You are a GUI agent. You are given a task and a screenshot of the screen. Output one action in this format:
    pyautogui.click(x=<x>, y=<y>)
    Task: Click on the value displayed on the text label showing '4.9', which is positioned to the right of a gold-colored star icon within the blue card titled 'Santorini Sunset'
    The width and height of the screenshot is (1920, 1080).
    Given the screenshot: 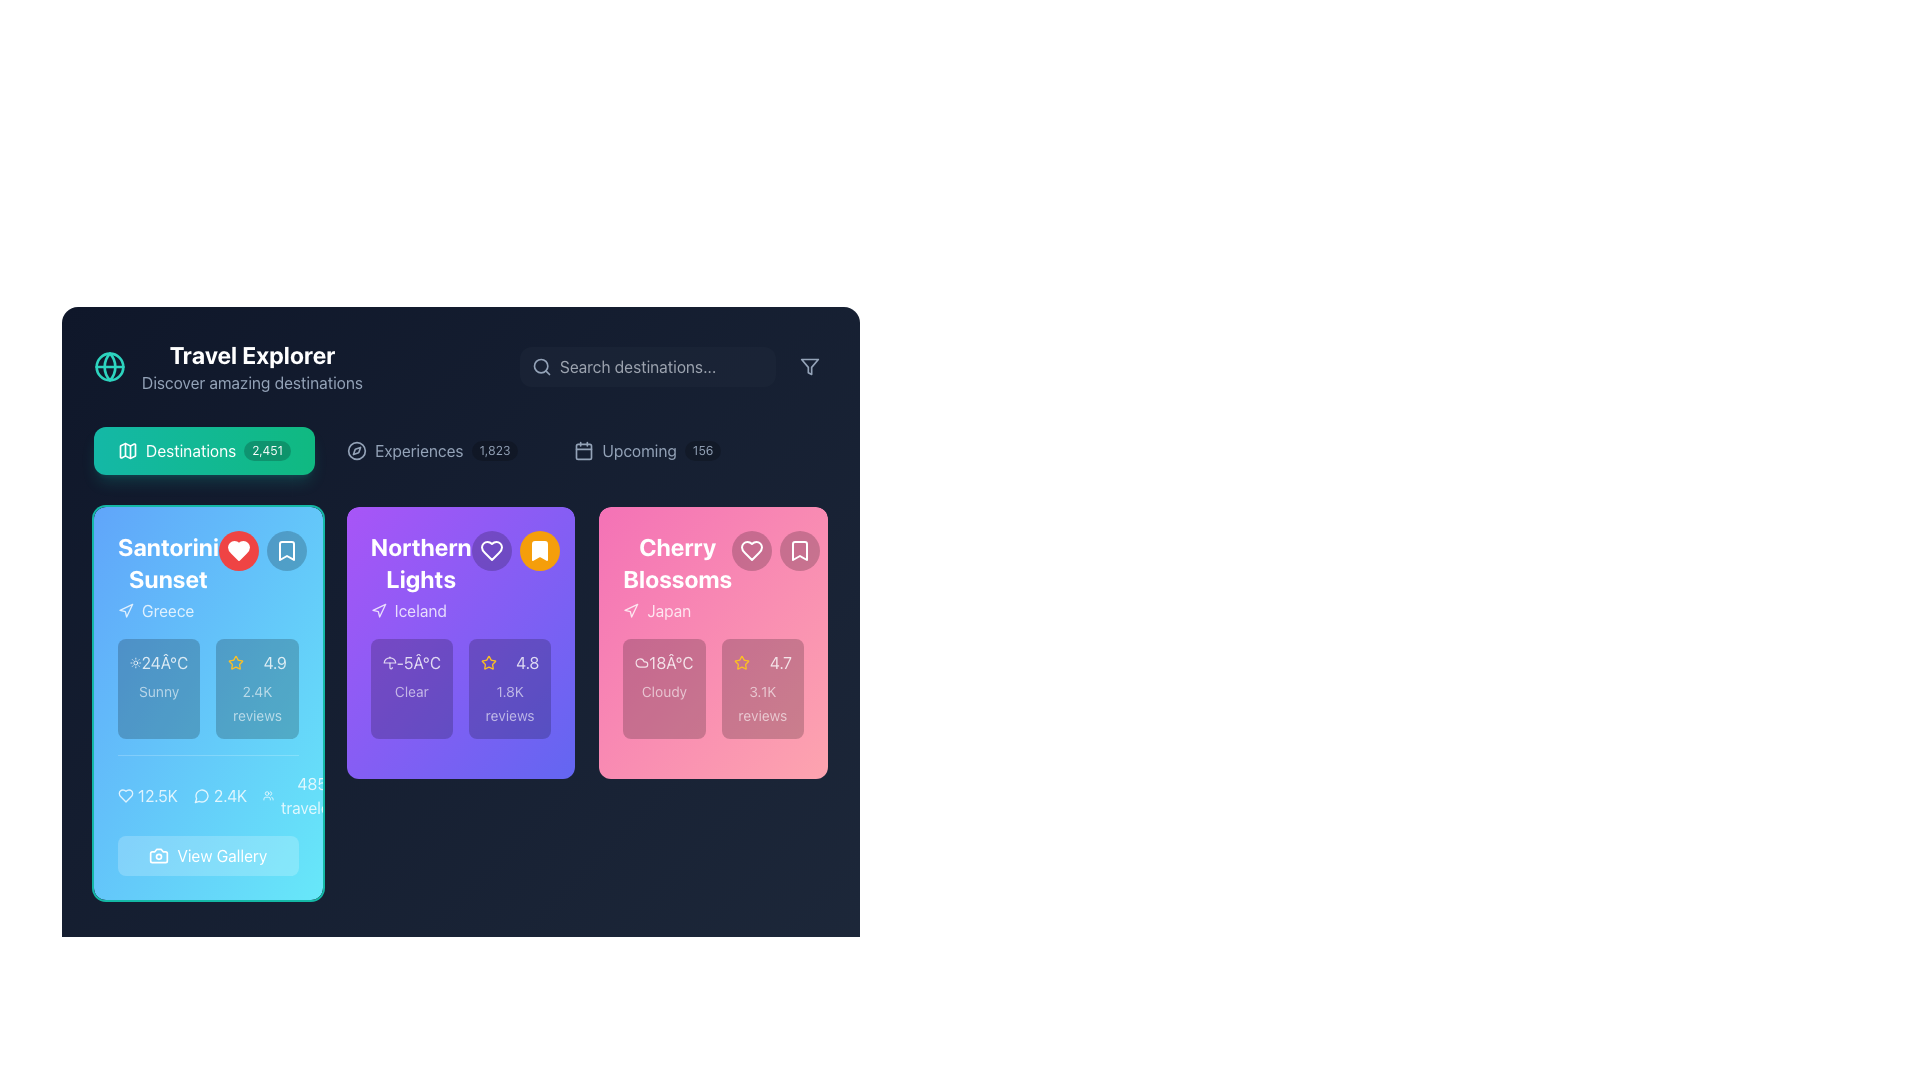 What is the action you would take?
    pyautogui.click(x=274, y=663)
    